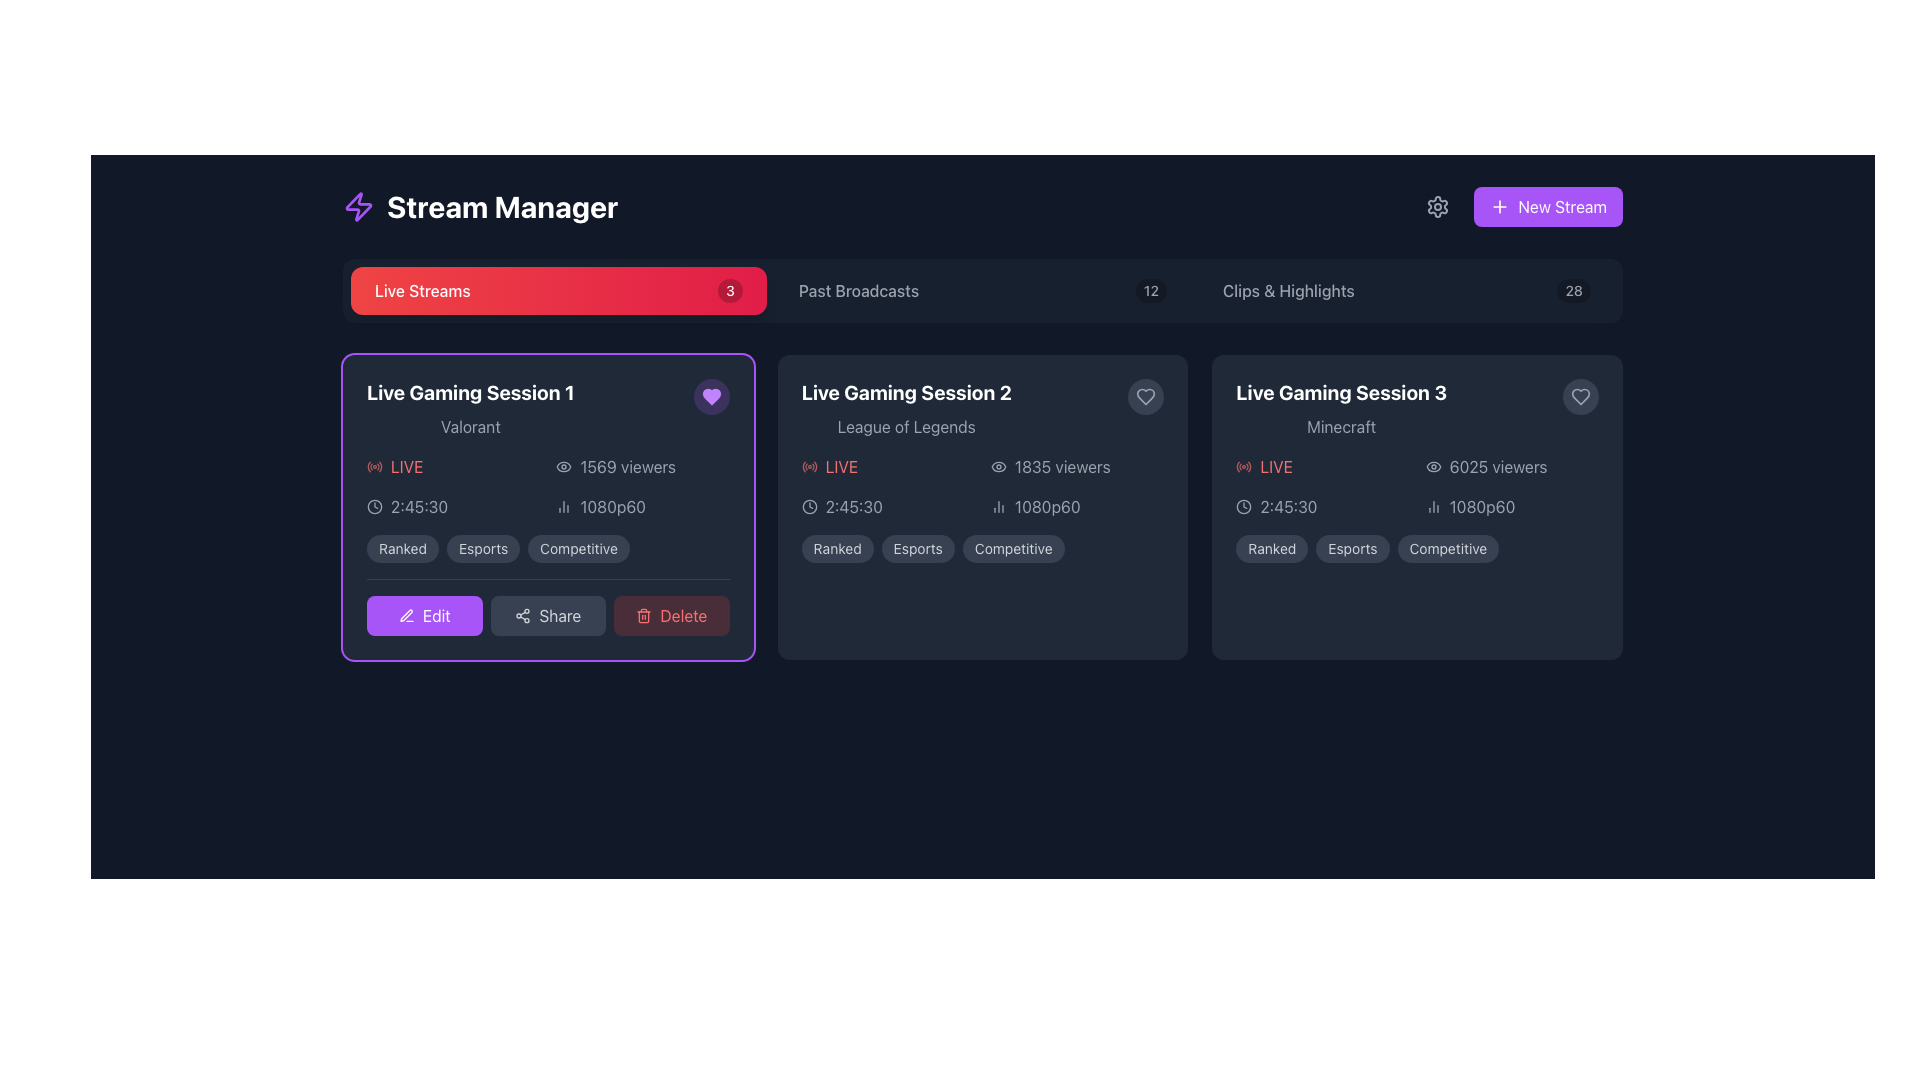 This screenshot has width=1920, height=1080. I want to click on the columnar chart icon located within the 'Live Gaming Session 3' card, immediately left of the text '1080p60', so click(1432, 505).